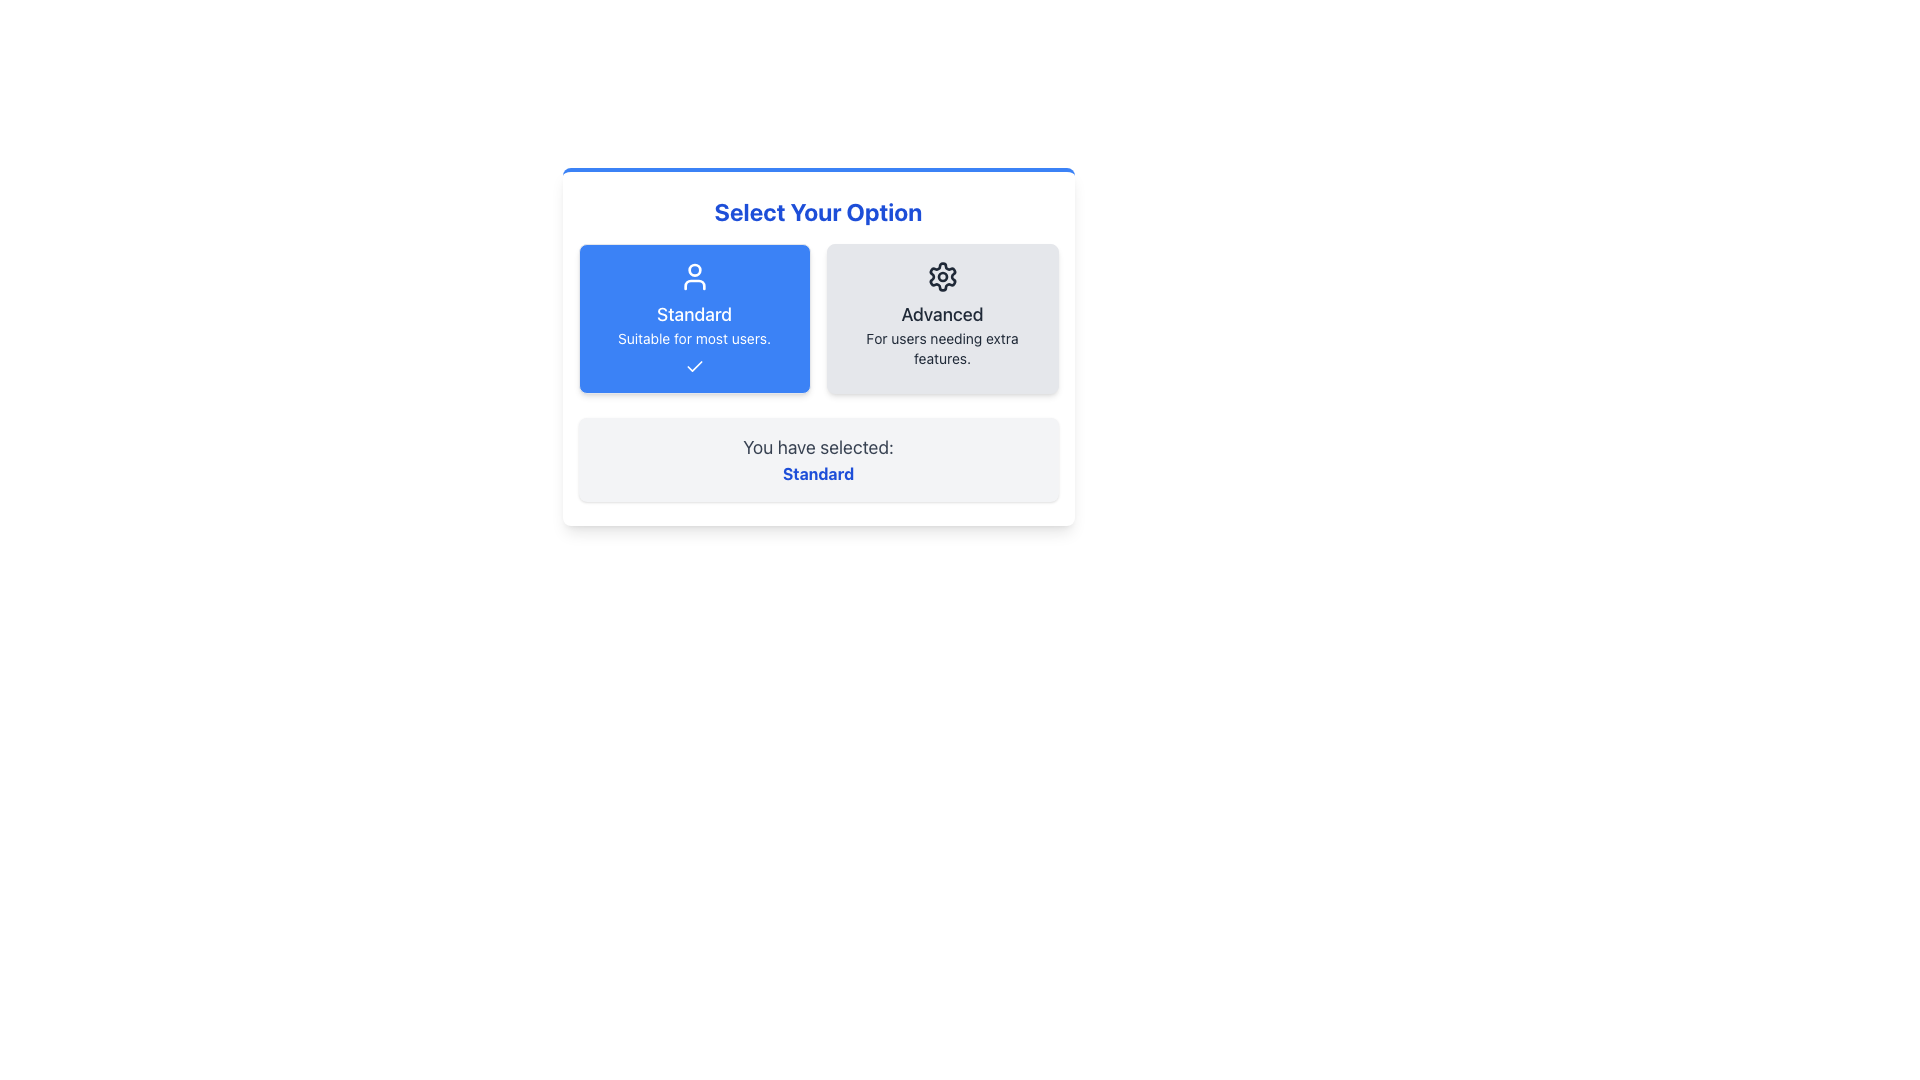 Image resolution: width=1920 pixels, height=1080 pixels. Describe the element at coordinates (694, 366) in the screenshot. I see `the state of the check mark icon located at the center of the blue button labeled 'Standard'` at that location.